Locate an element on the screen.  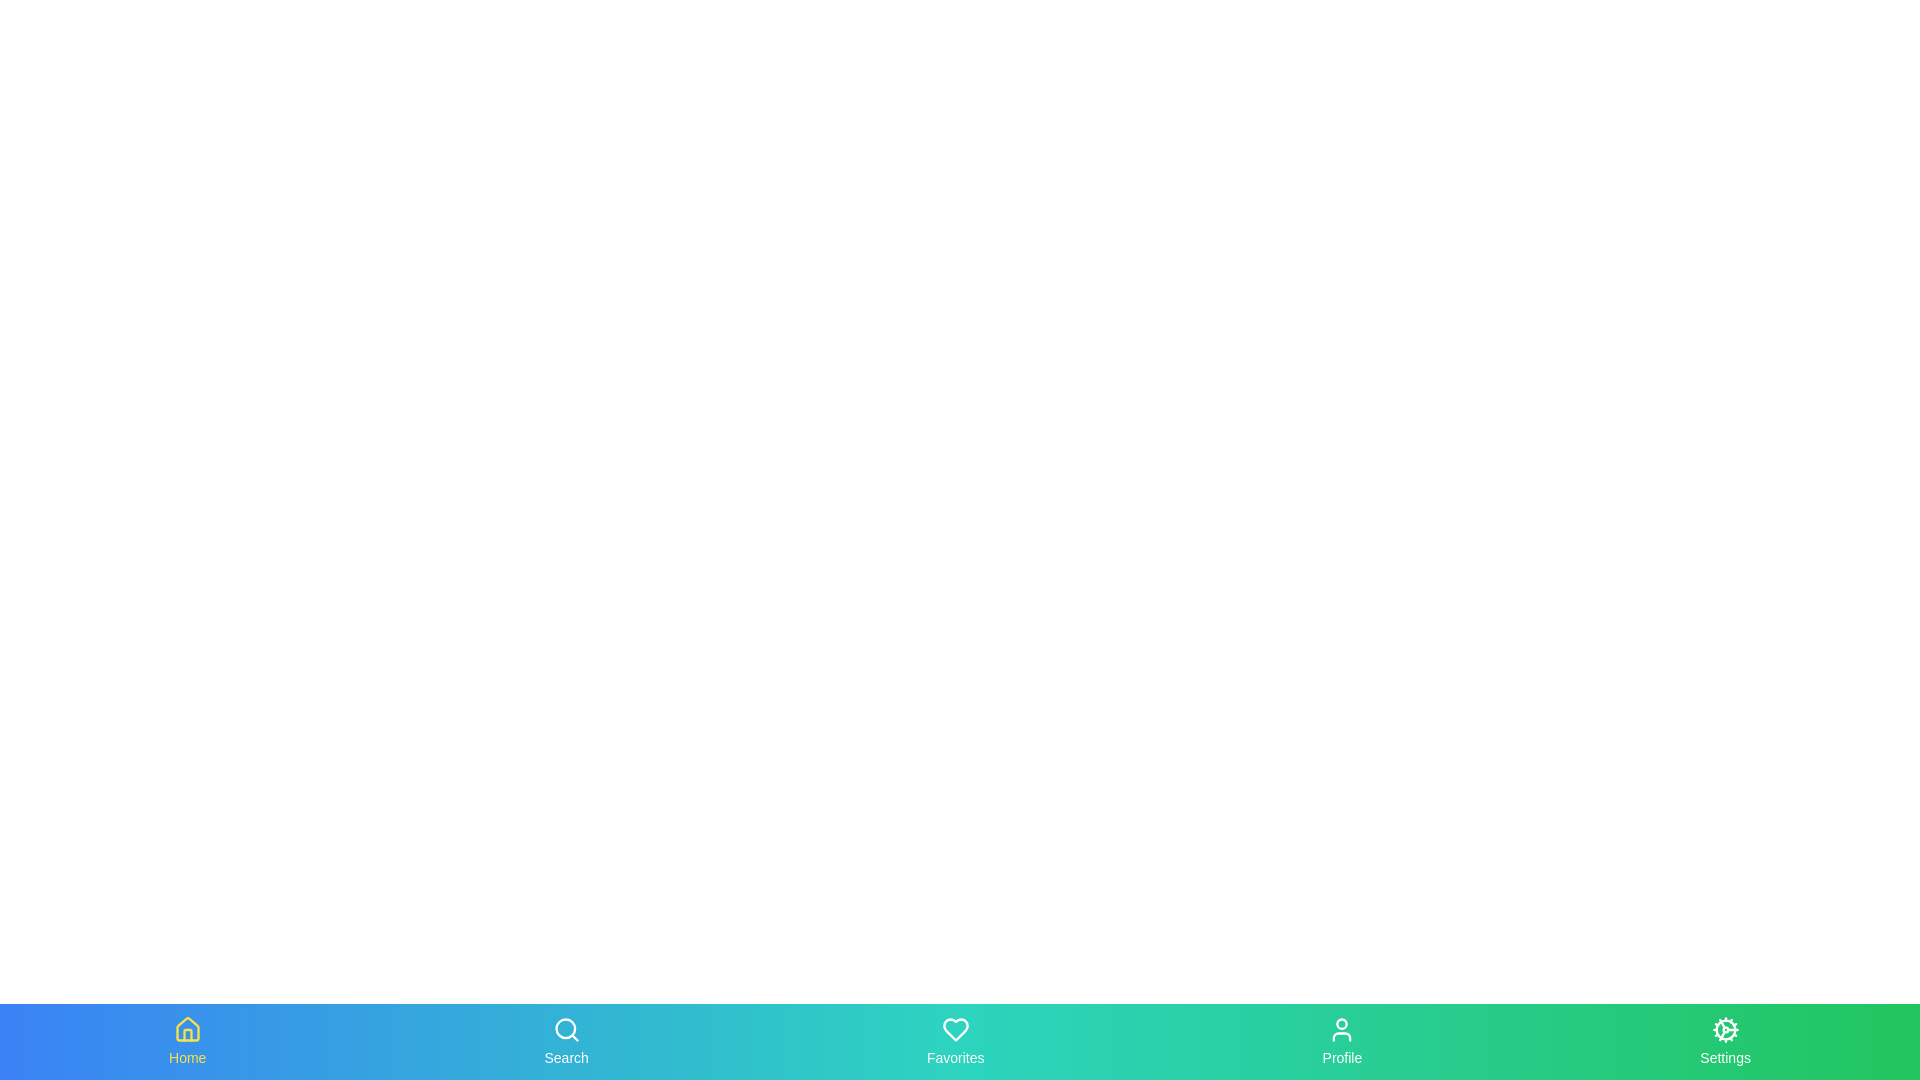
the tab labeled Home to observe the scaling animation is located at coordinates (187, 1040).